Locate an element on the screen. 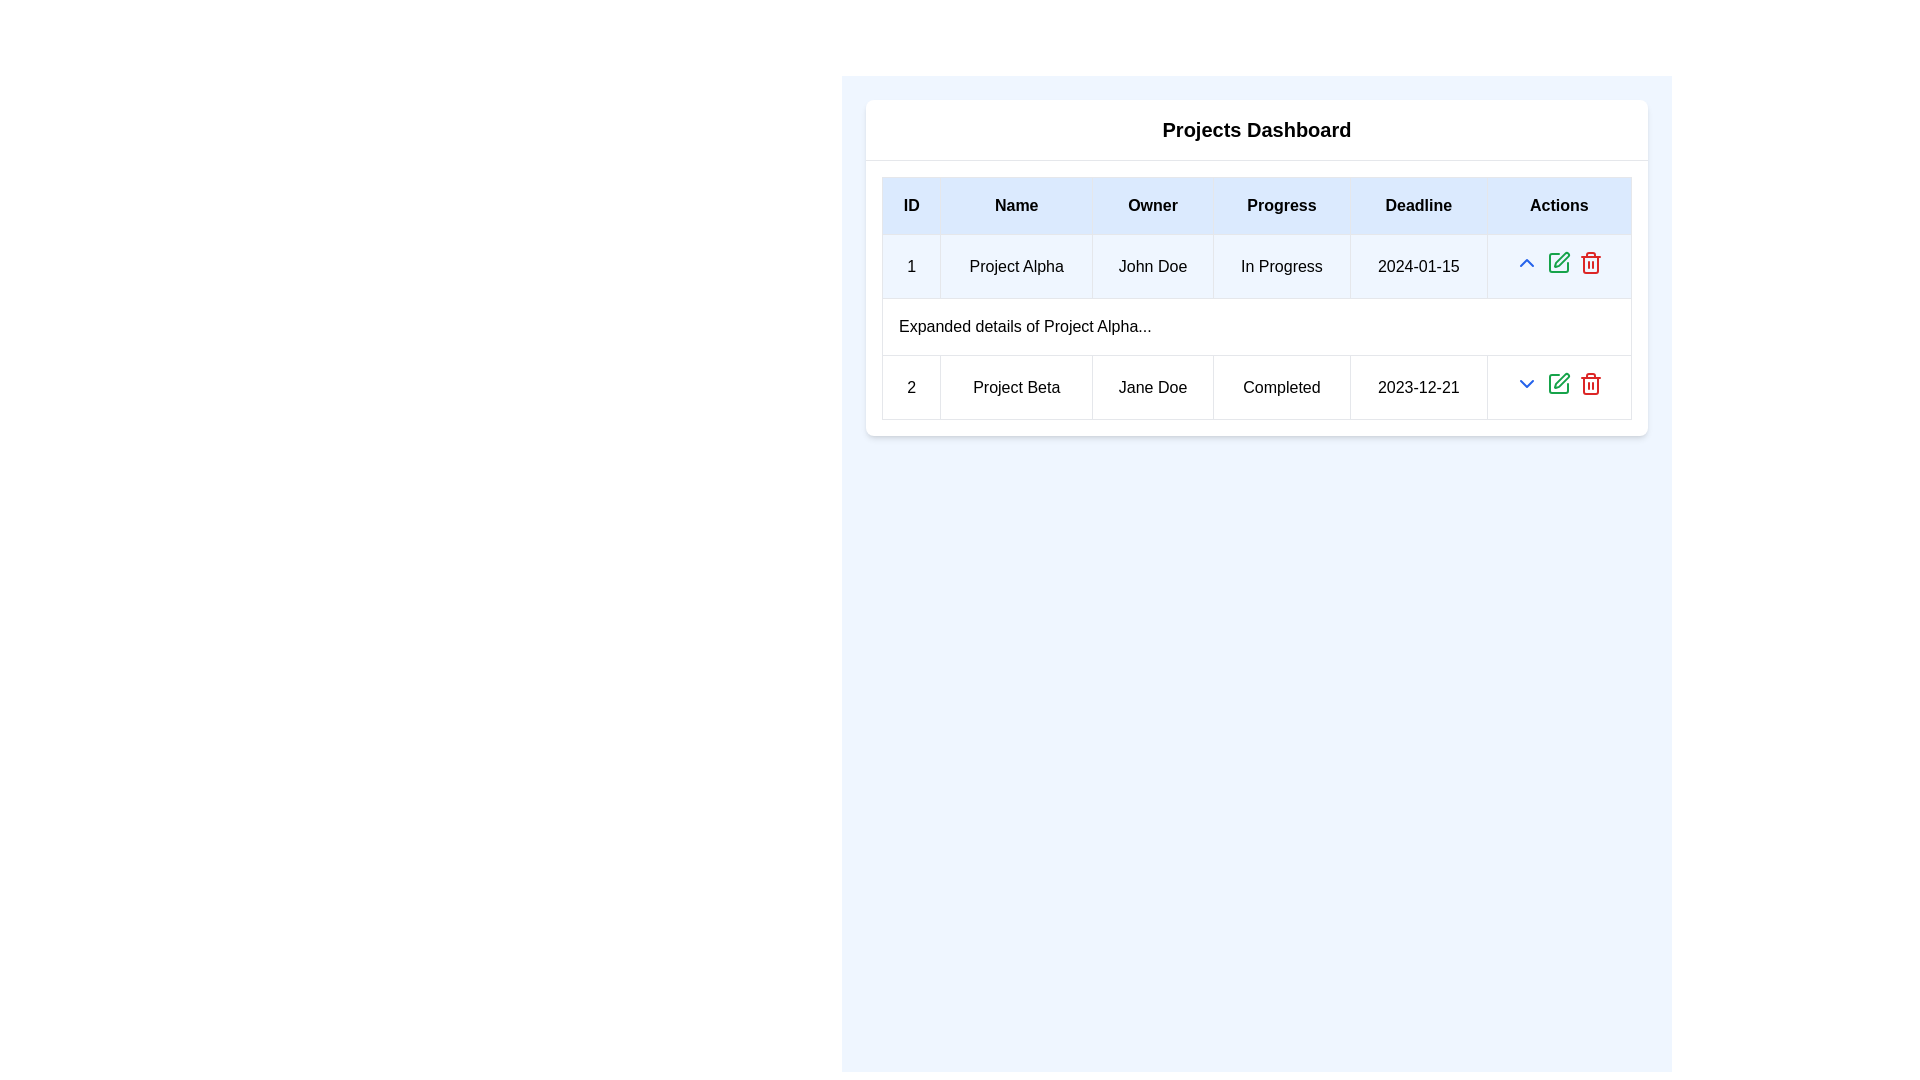  the static text display element showing the date '2023-12-21' in the 'Deadline' column of the project table for 'Project Beta' is located at coordinates (1417, 387).